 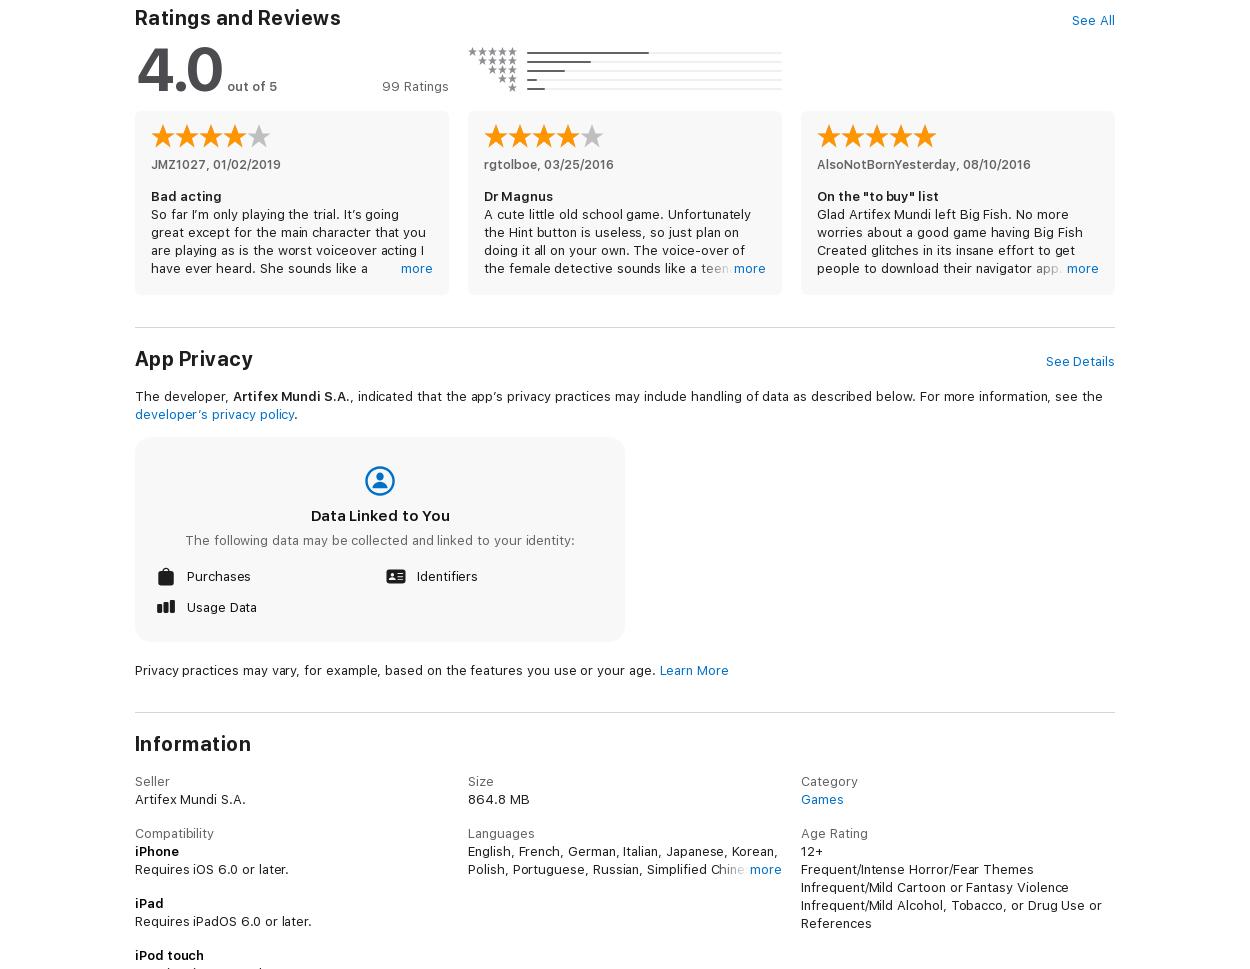 What do you see at coordinates (954, 699) in the screenshot?
I see `'Once the VO is shut off it should seem like a game and not an example of how not to hire and cast voice over "actors".'` at bounding box center [954, 699].